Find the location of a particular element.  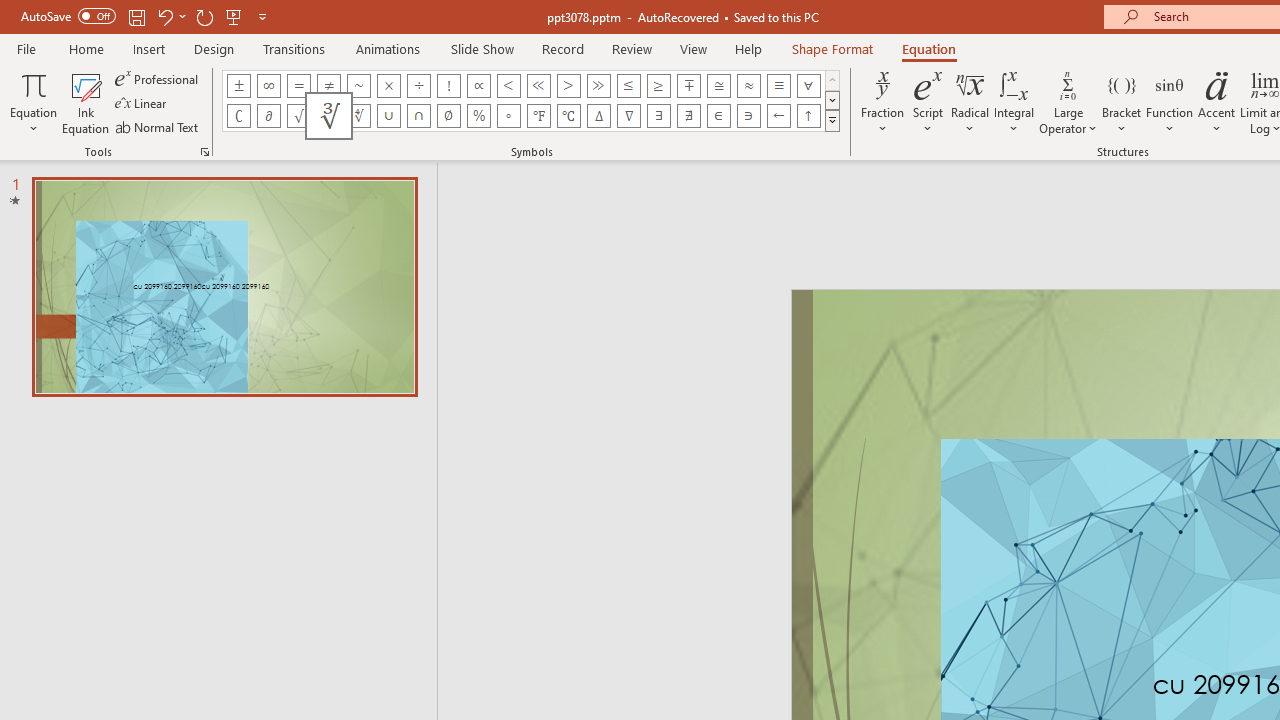

'Equation Symbols' is located at coordinates (832, 120).